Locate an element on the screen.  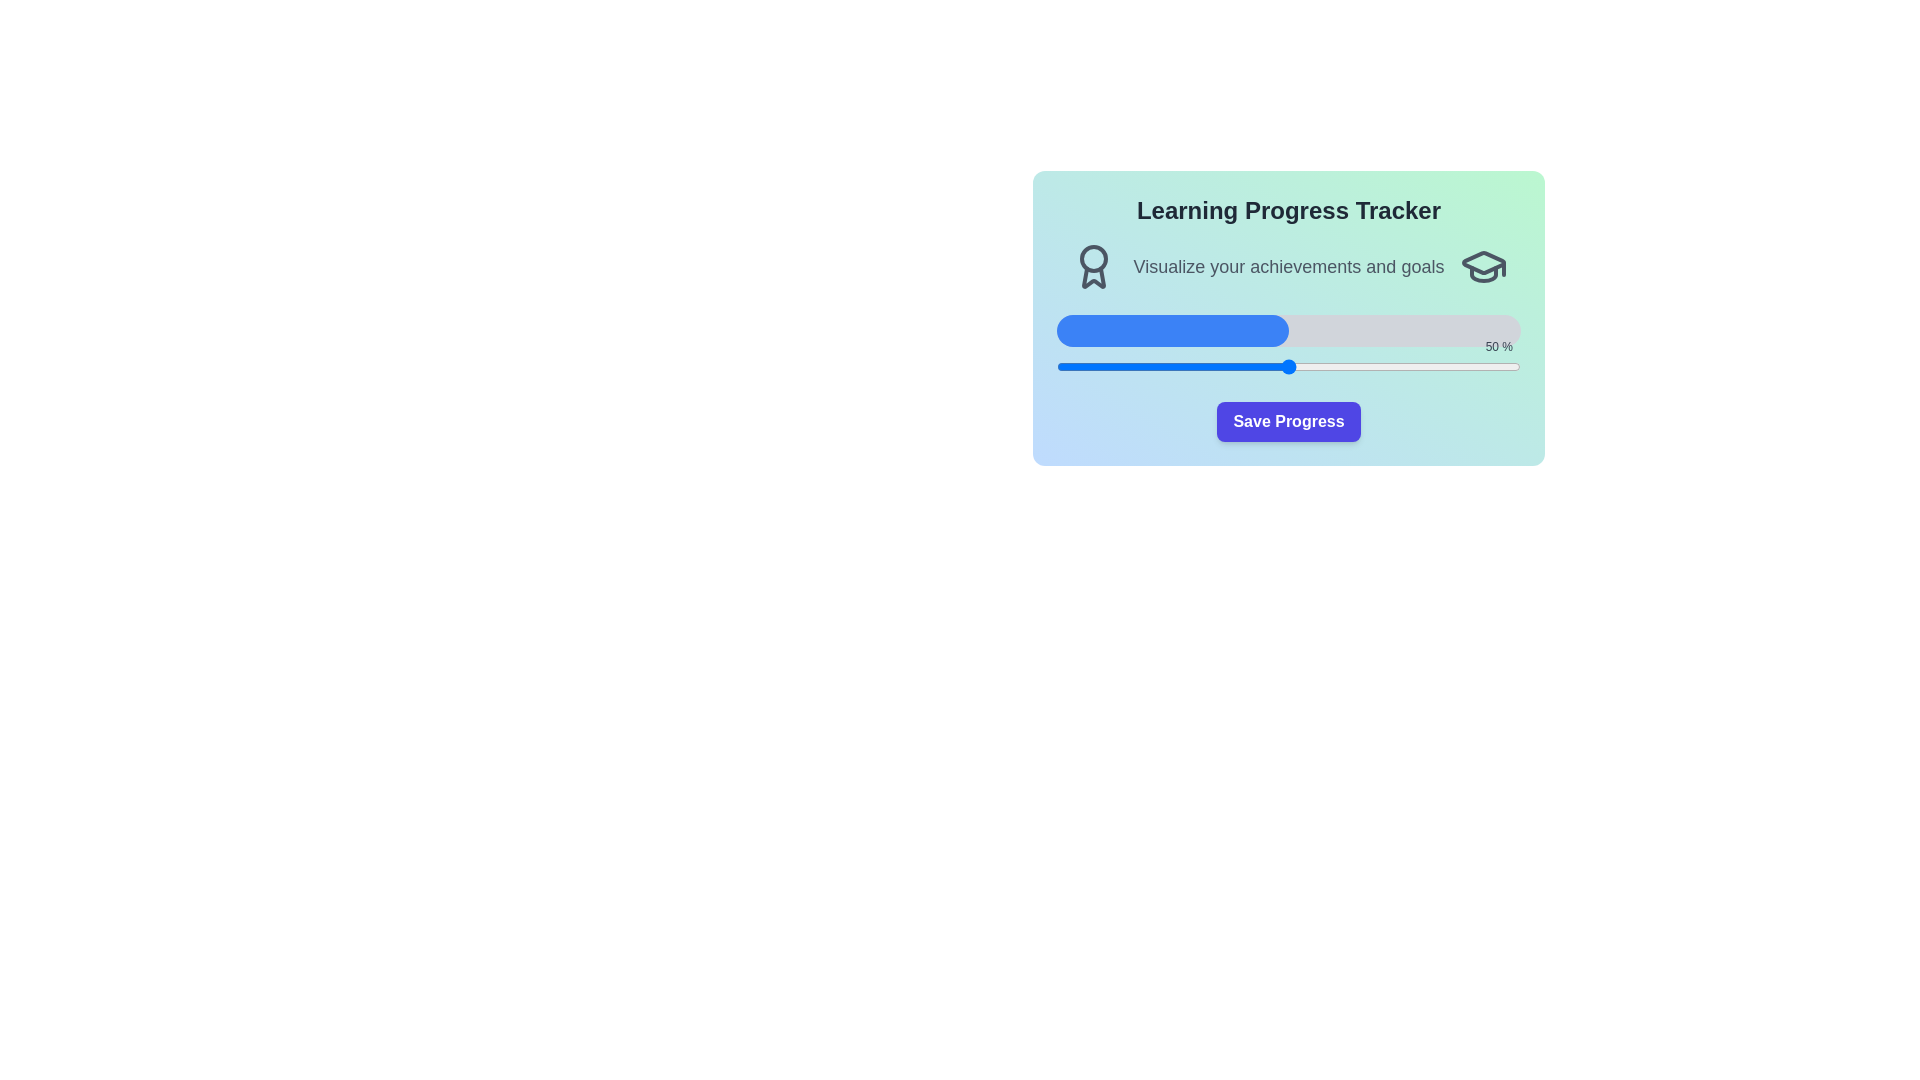
the progress slider to 98% is located at coordinates (1511, 366).